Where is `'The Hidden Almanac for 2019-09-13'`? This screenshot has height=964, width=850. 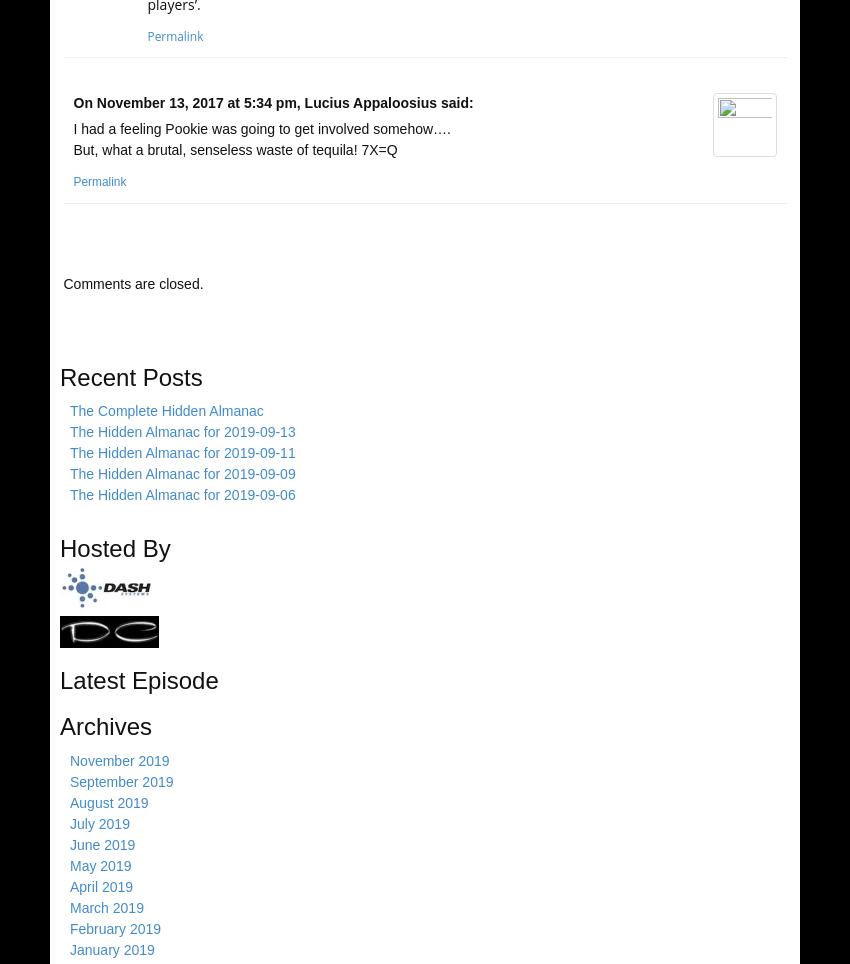
'The Hidden Almanac for 2019-09-13' is located at coordinates (70, 430).